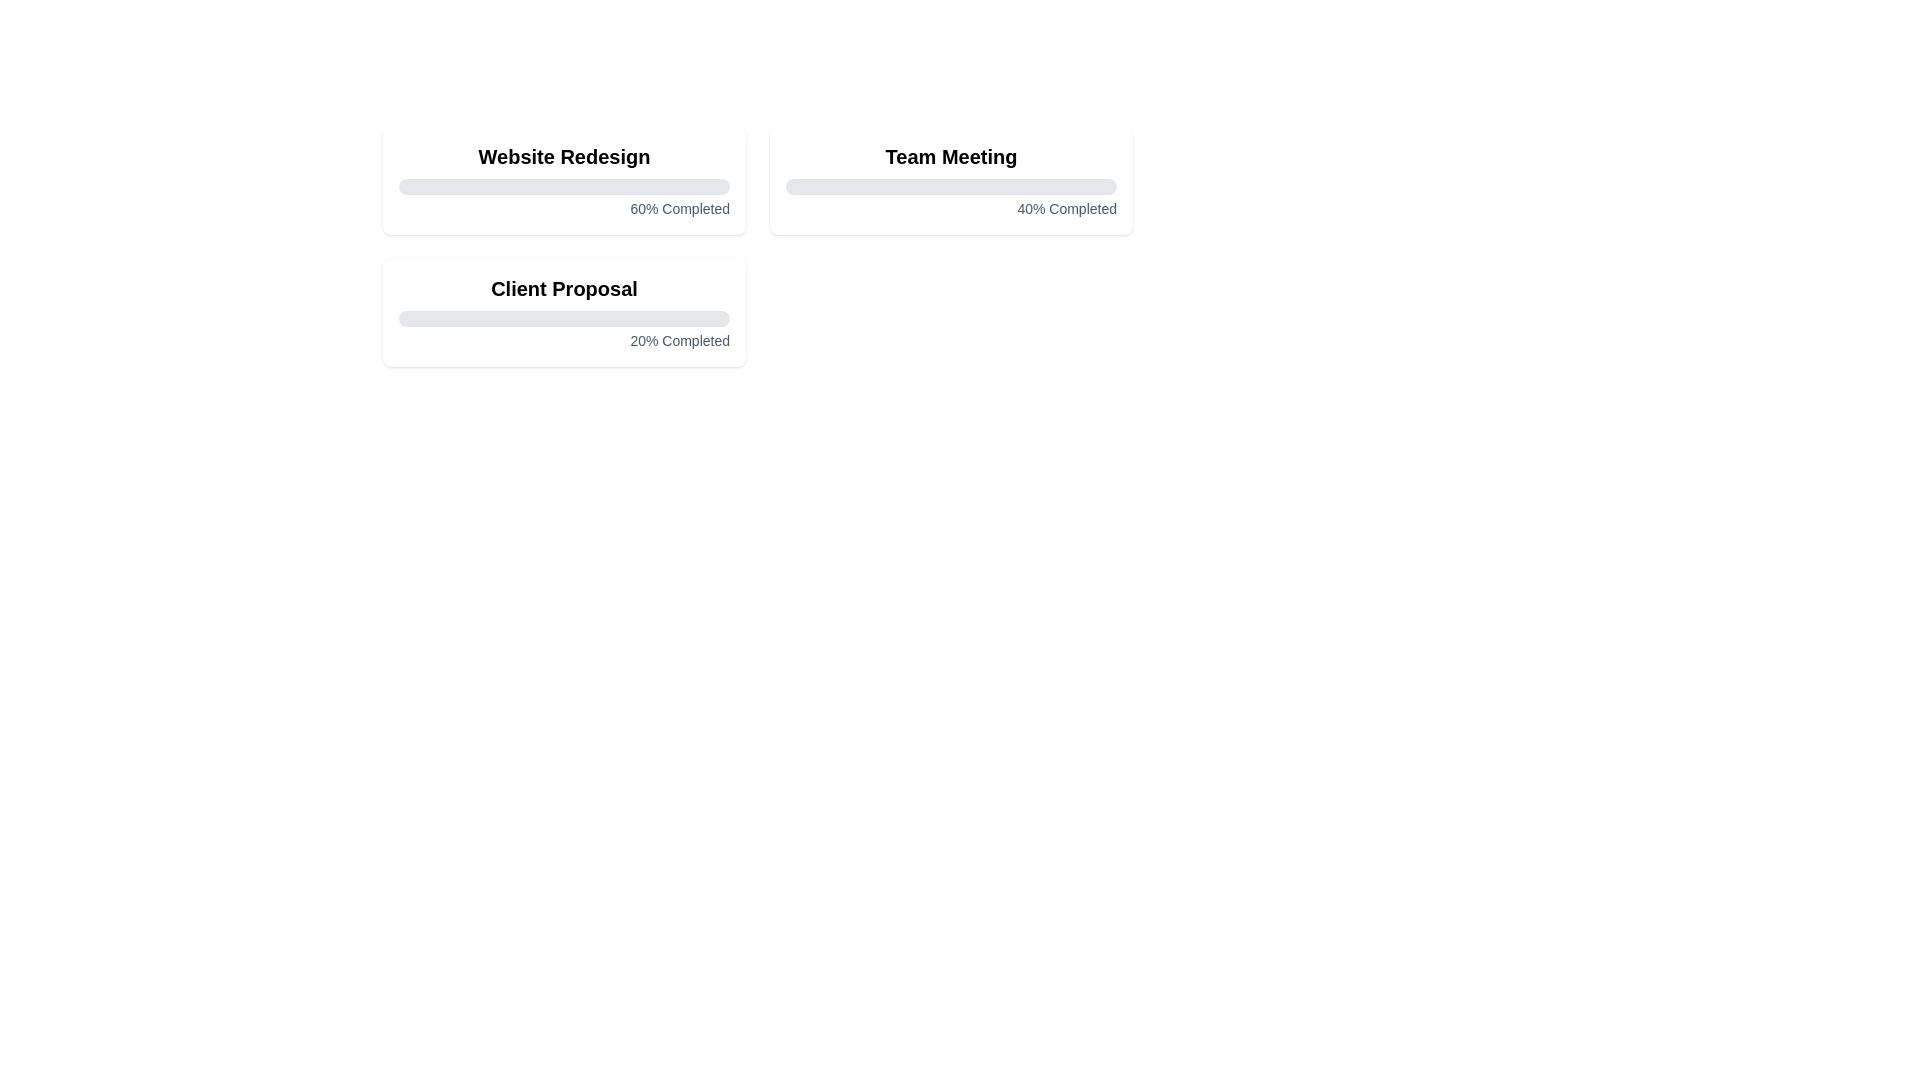 The width and height of the screenshot is (1920, 1080). I want to click on the task title Website Redesign to select it, so click(563, 156).